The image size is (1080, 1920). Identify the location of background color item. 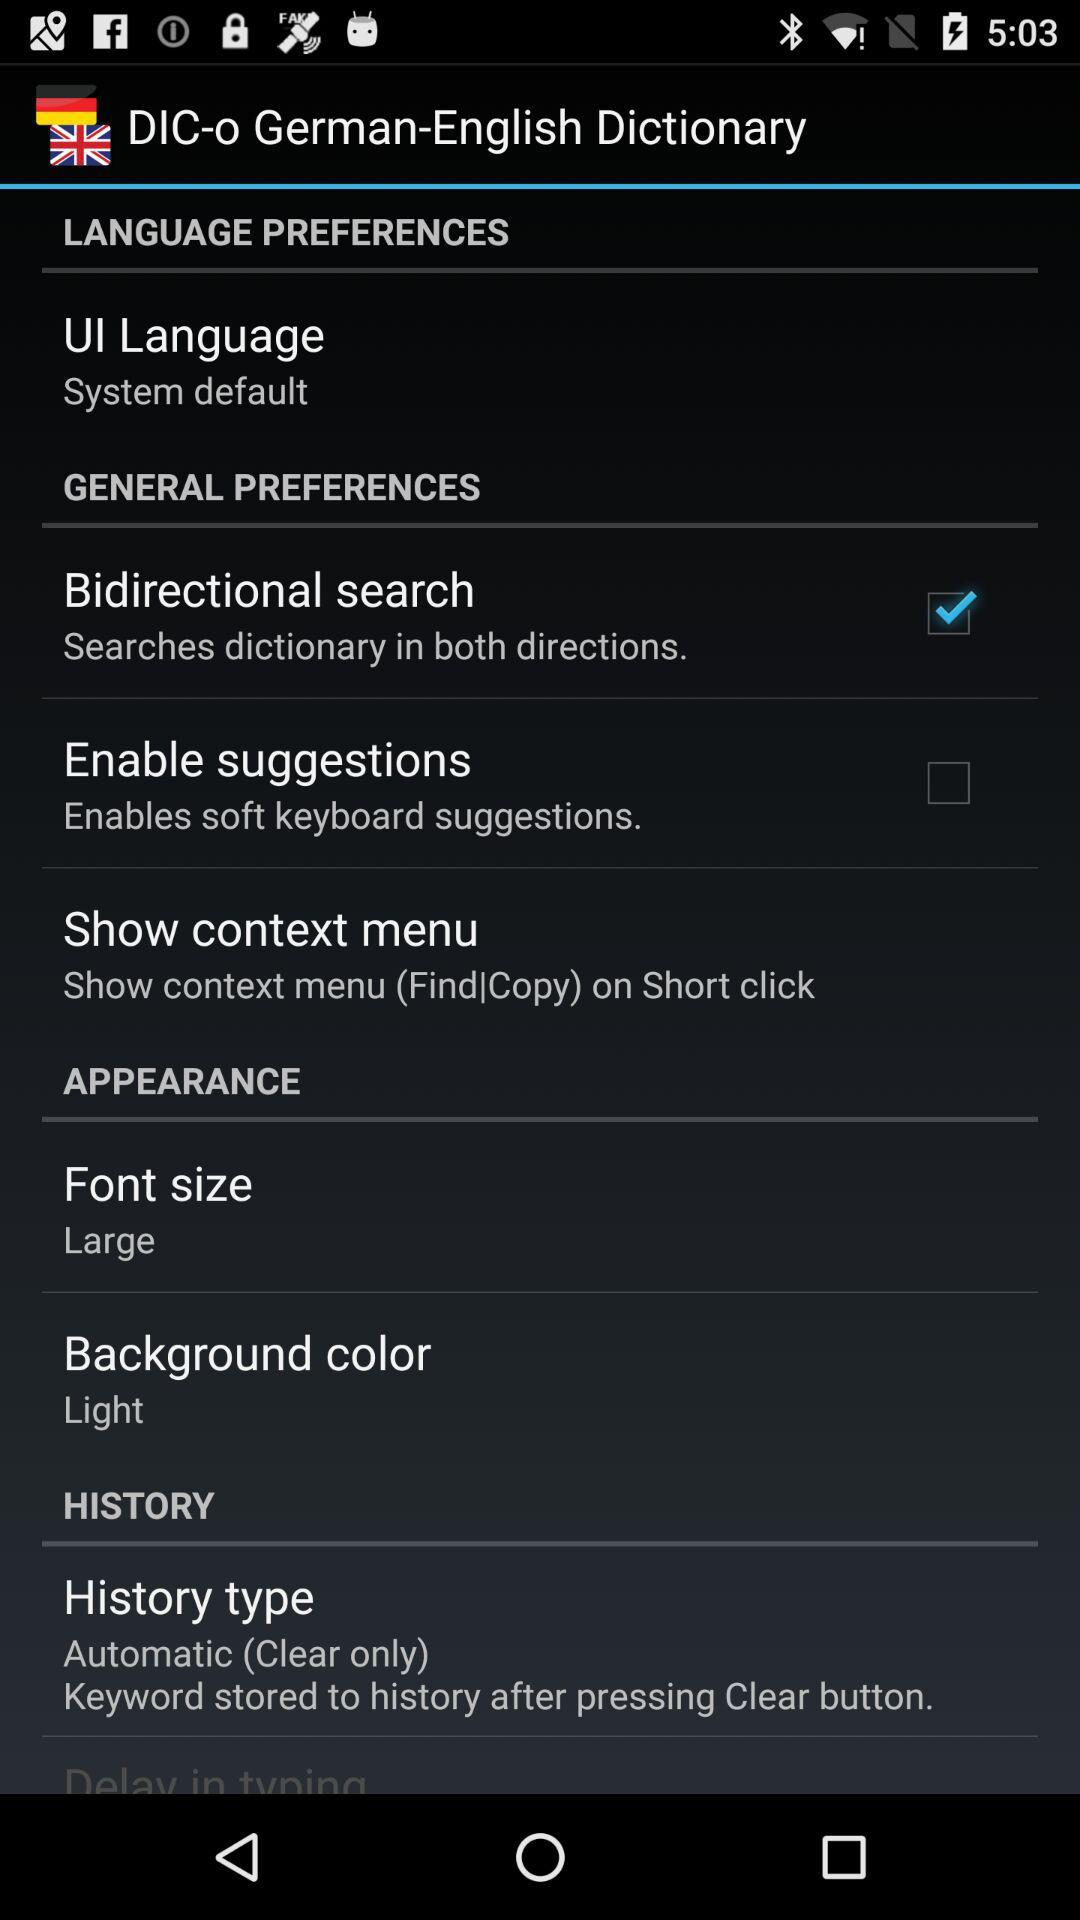
(246, 1351).